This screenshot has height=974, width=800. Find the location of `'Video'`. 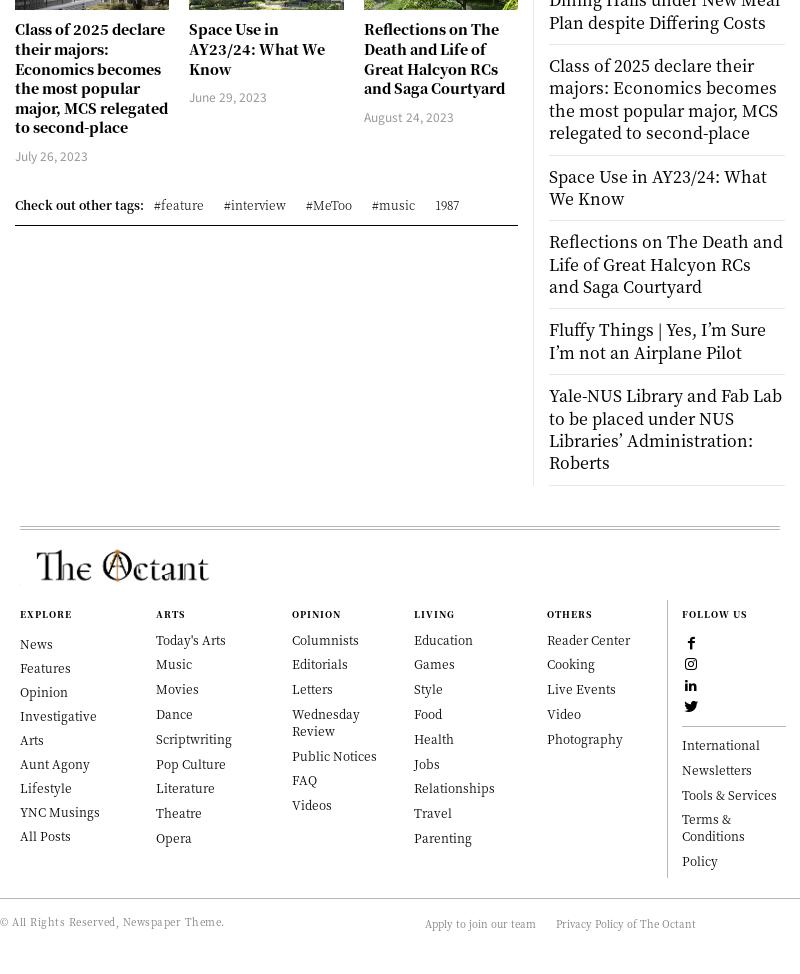

'Video' is located at coordinates (564, 713).